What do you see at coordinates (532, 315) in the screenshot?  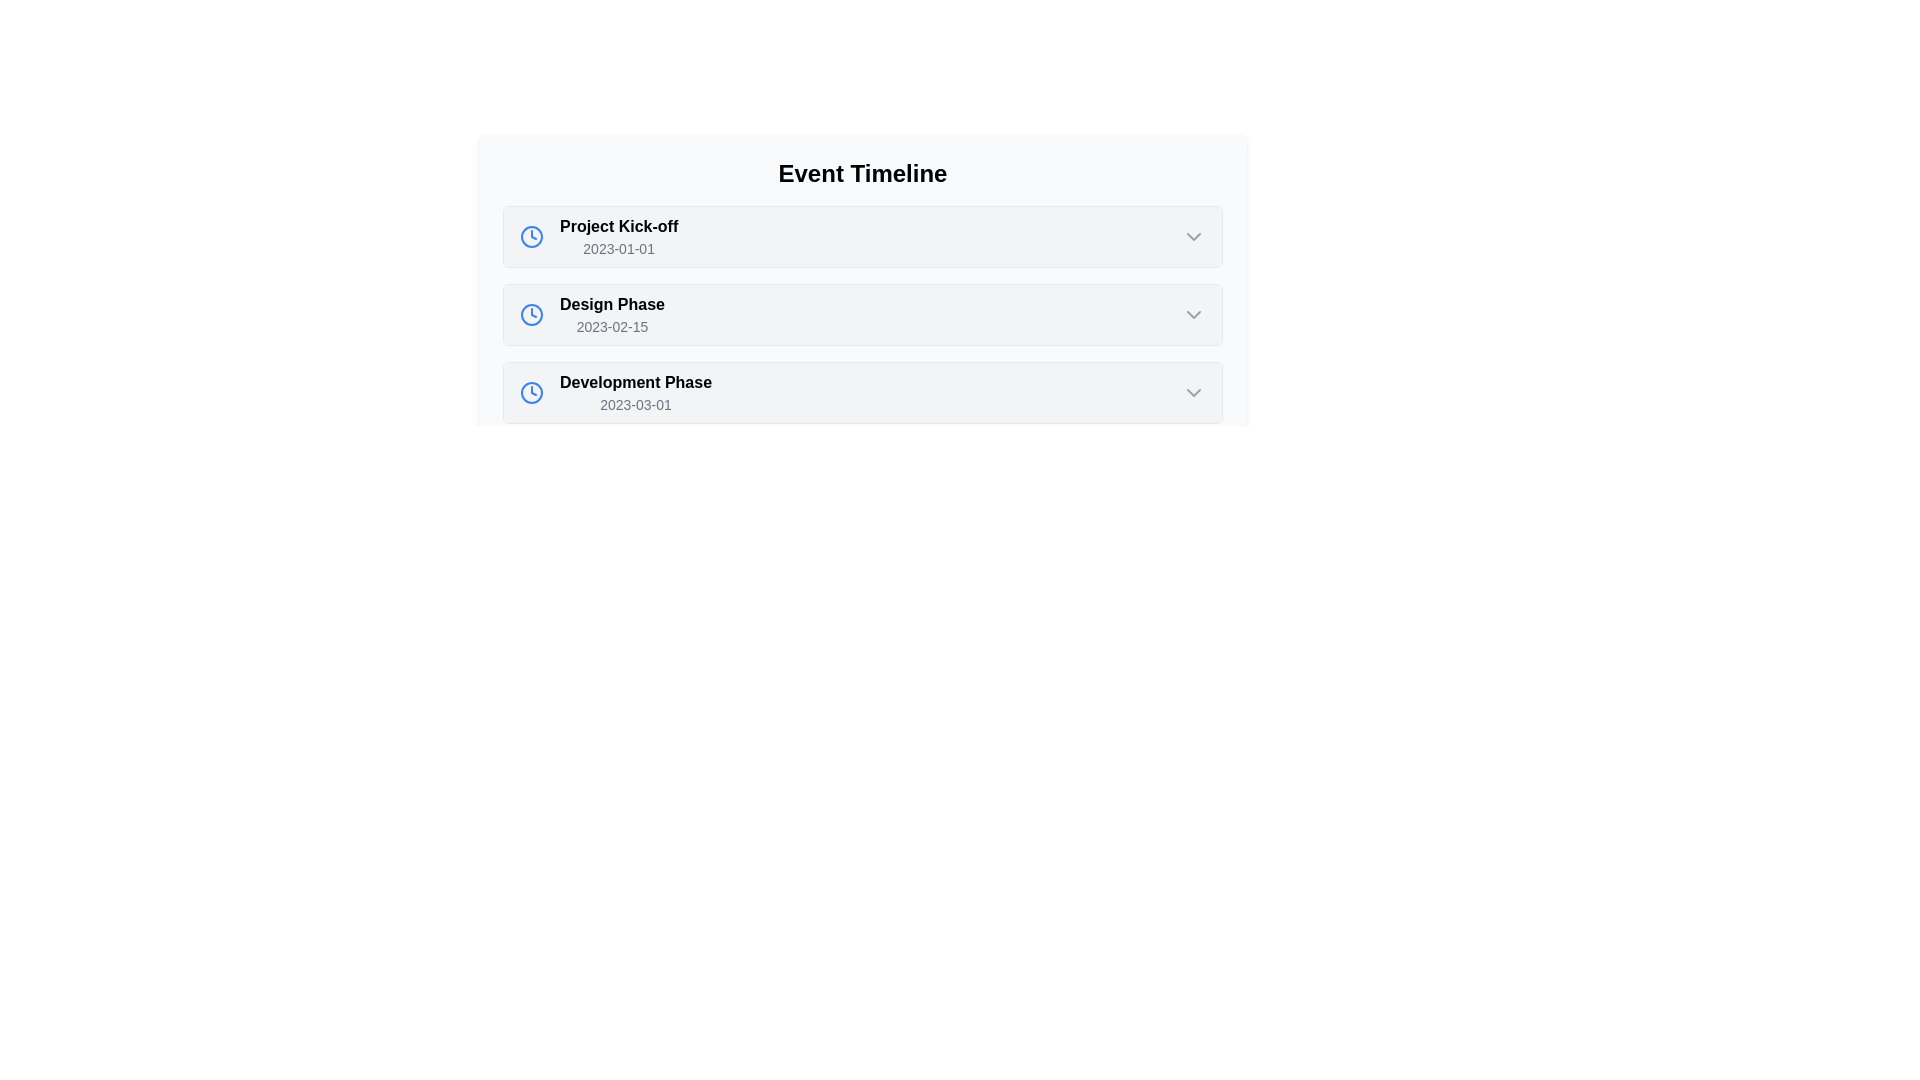 I see `the clock icon located in the second row of the timeline list under the 'Event Timeline' heading, which is to the left of the 'Design Phase' text` at bounding box center [532, 315].